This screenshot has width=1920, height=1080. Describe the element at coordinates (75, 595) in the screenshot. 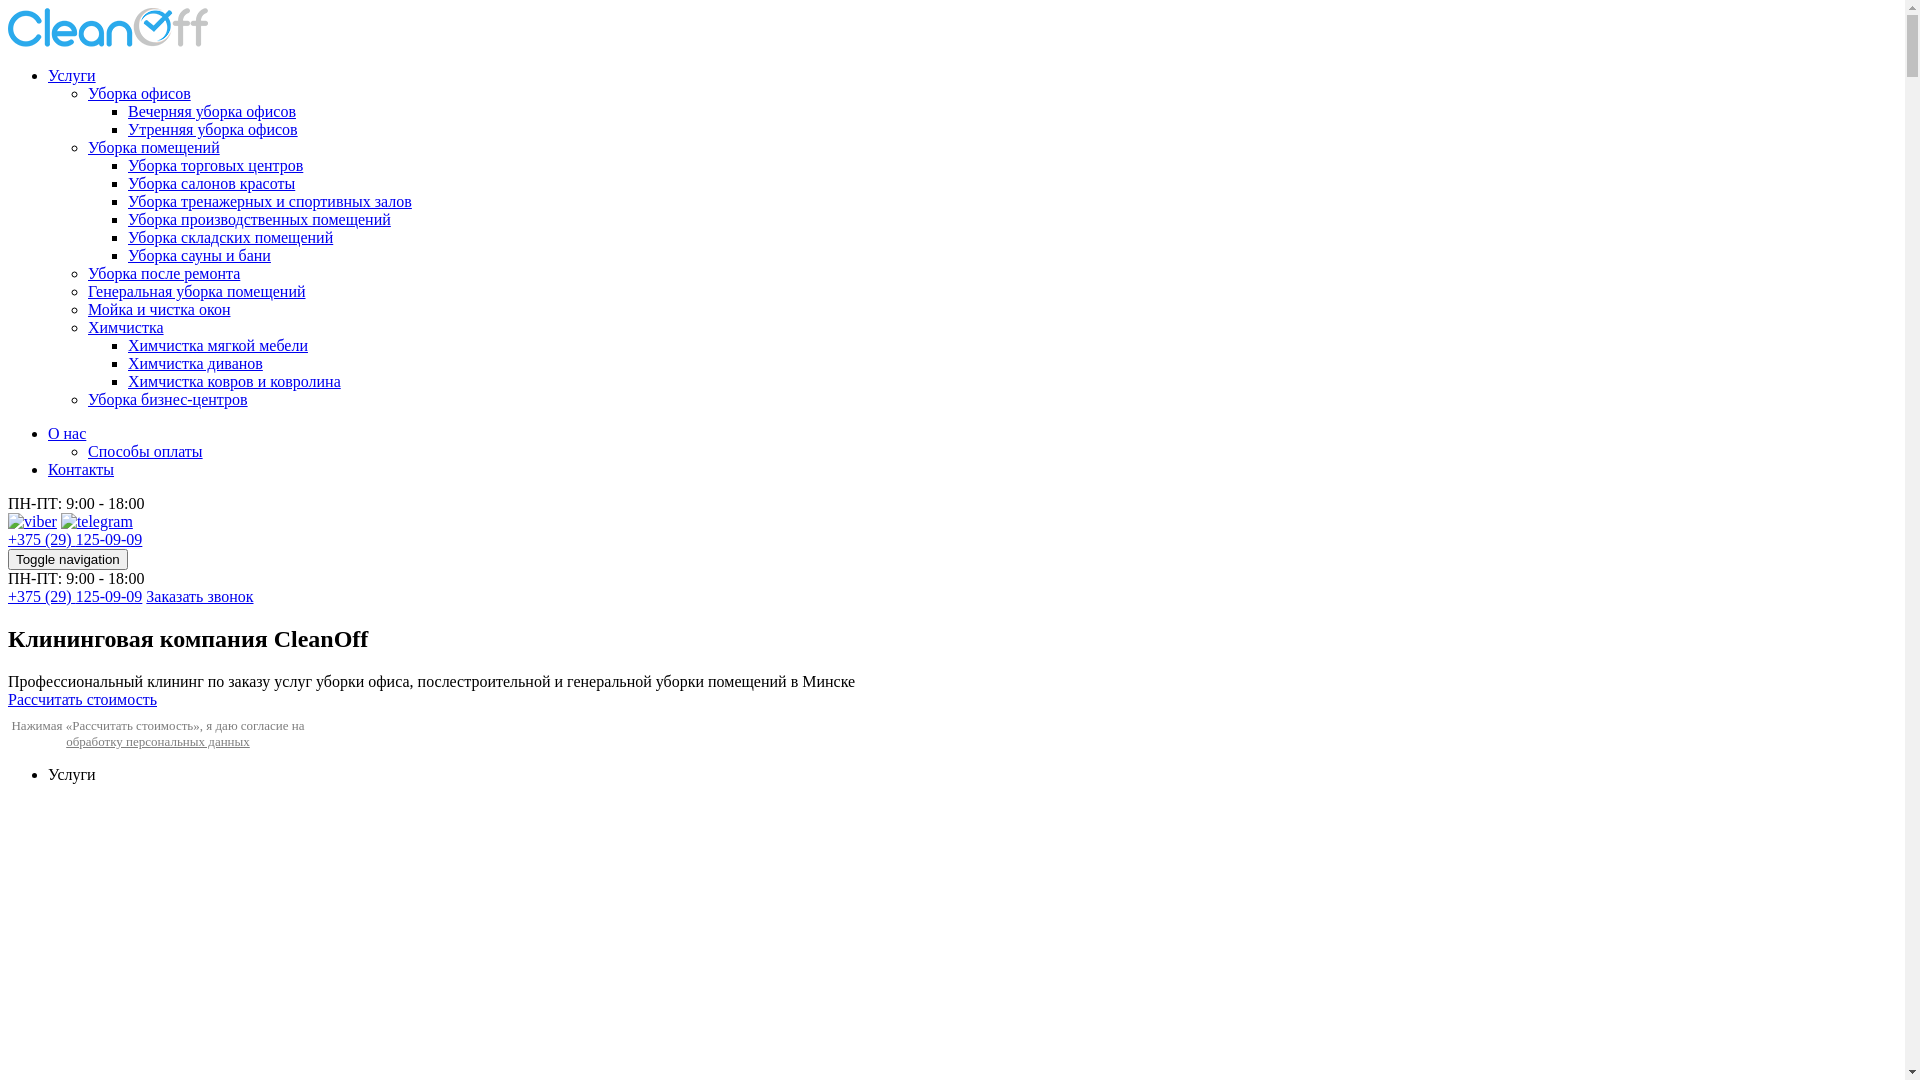

I see `'+375 (29) 125-09-09'` at that location.